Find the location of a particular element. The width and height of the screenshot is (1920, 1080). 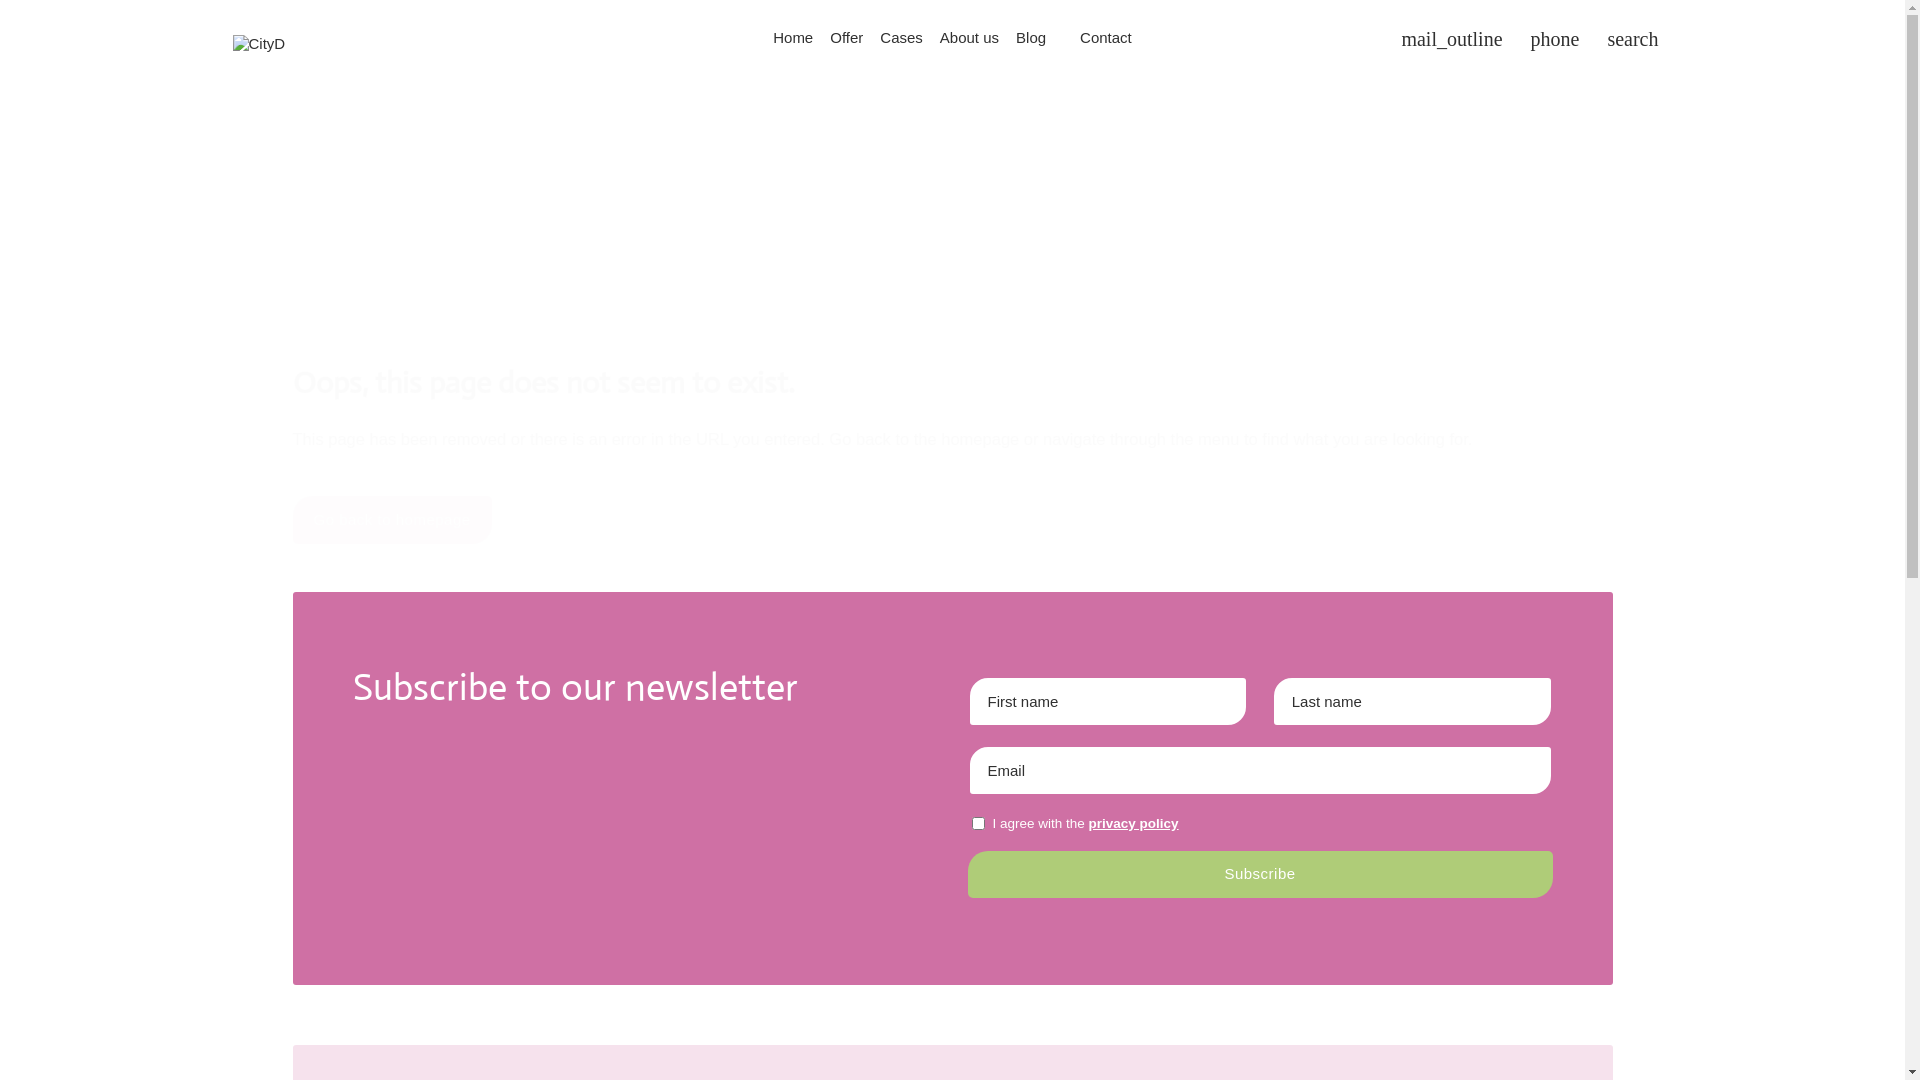

'Blog' is located at coordinates (1031, 37).